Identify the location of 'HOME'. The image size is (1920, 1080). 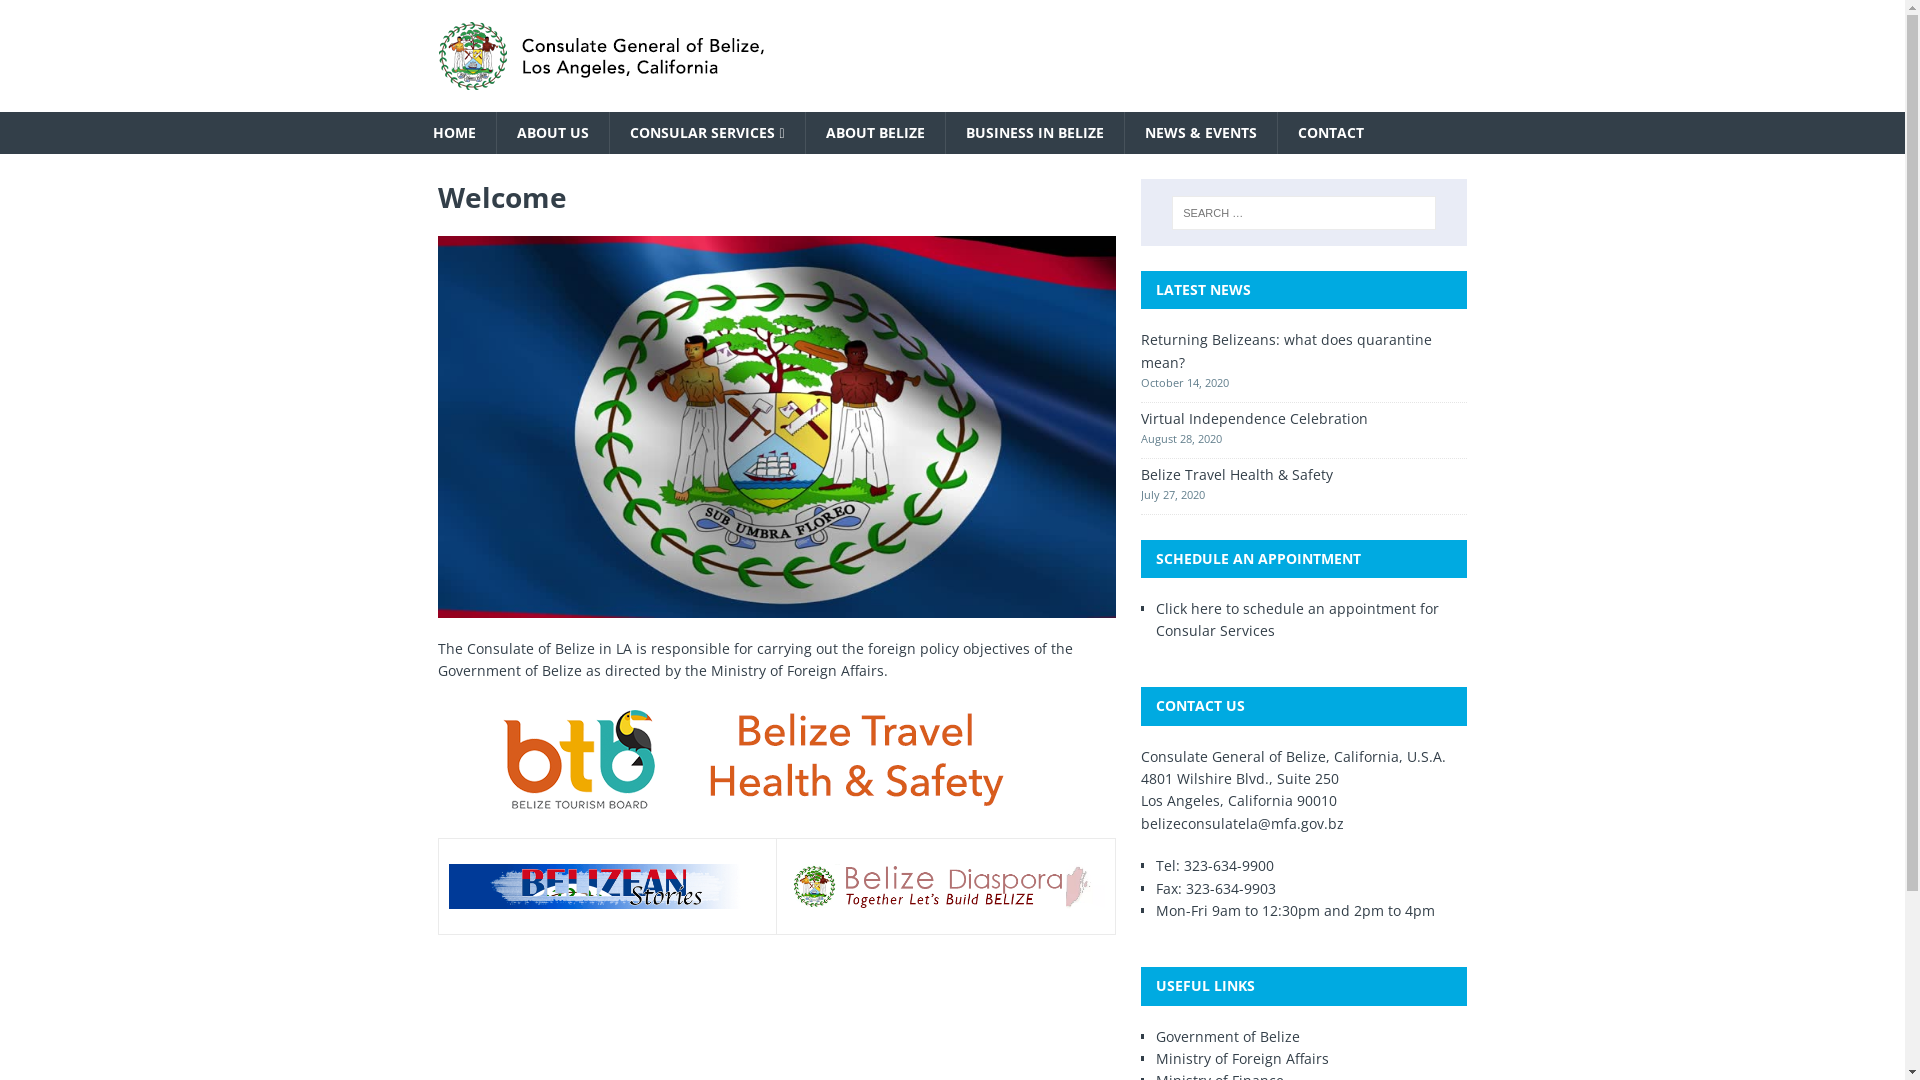
(452, 132).